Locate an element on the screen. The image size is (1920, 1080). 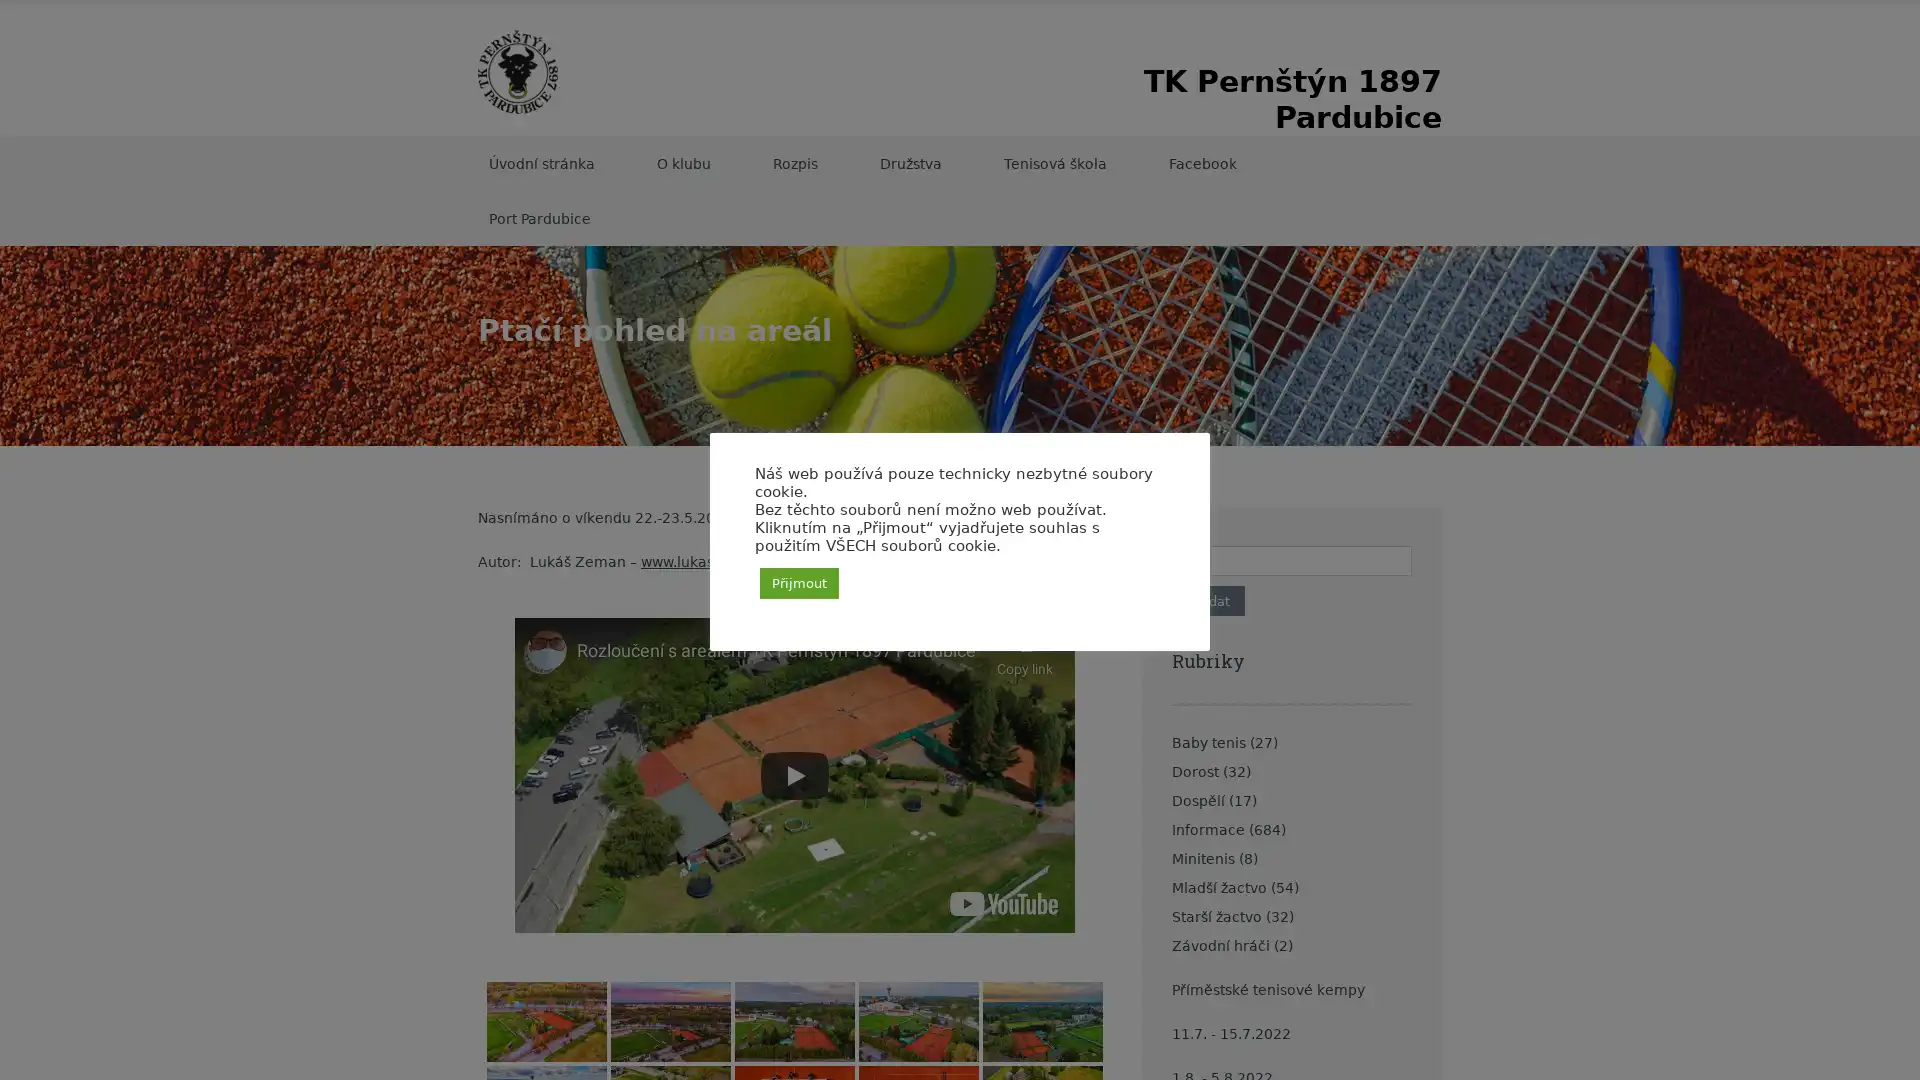
Prijmout is located at coordinates (798, 582).